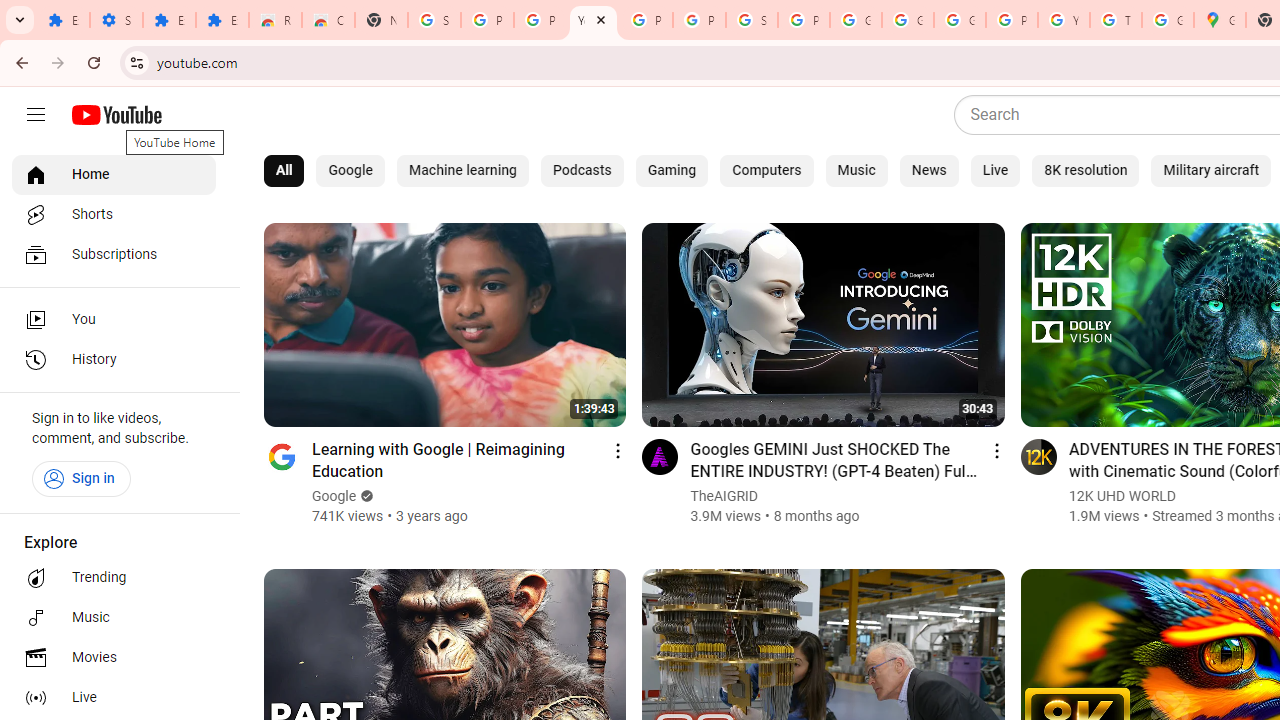  What do you see at coordinates (112, 658) in the screenshot?
I see `'Movies'` at bounding box center [112, 658].